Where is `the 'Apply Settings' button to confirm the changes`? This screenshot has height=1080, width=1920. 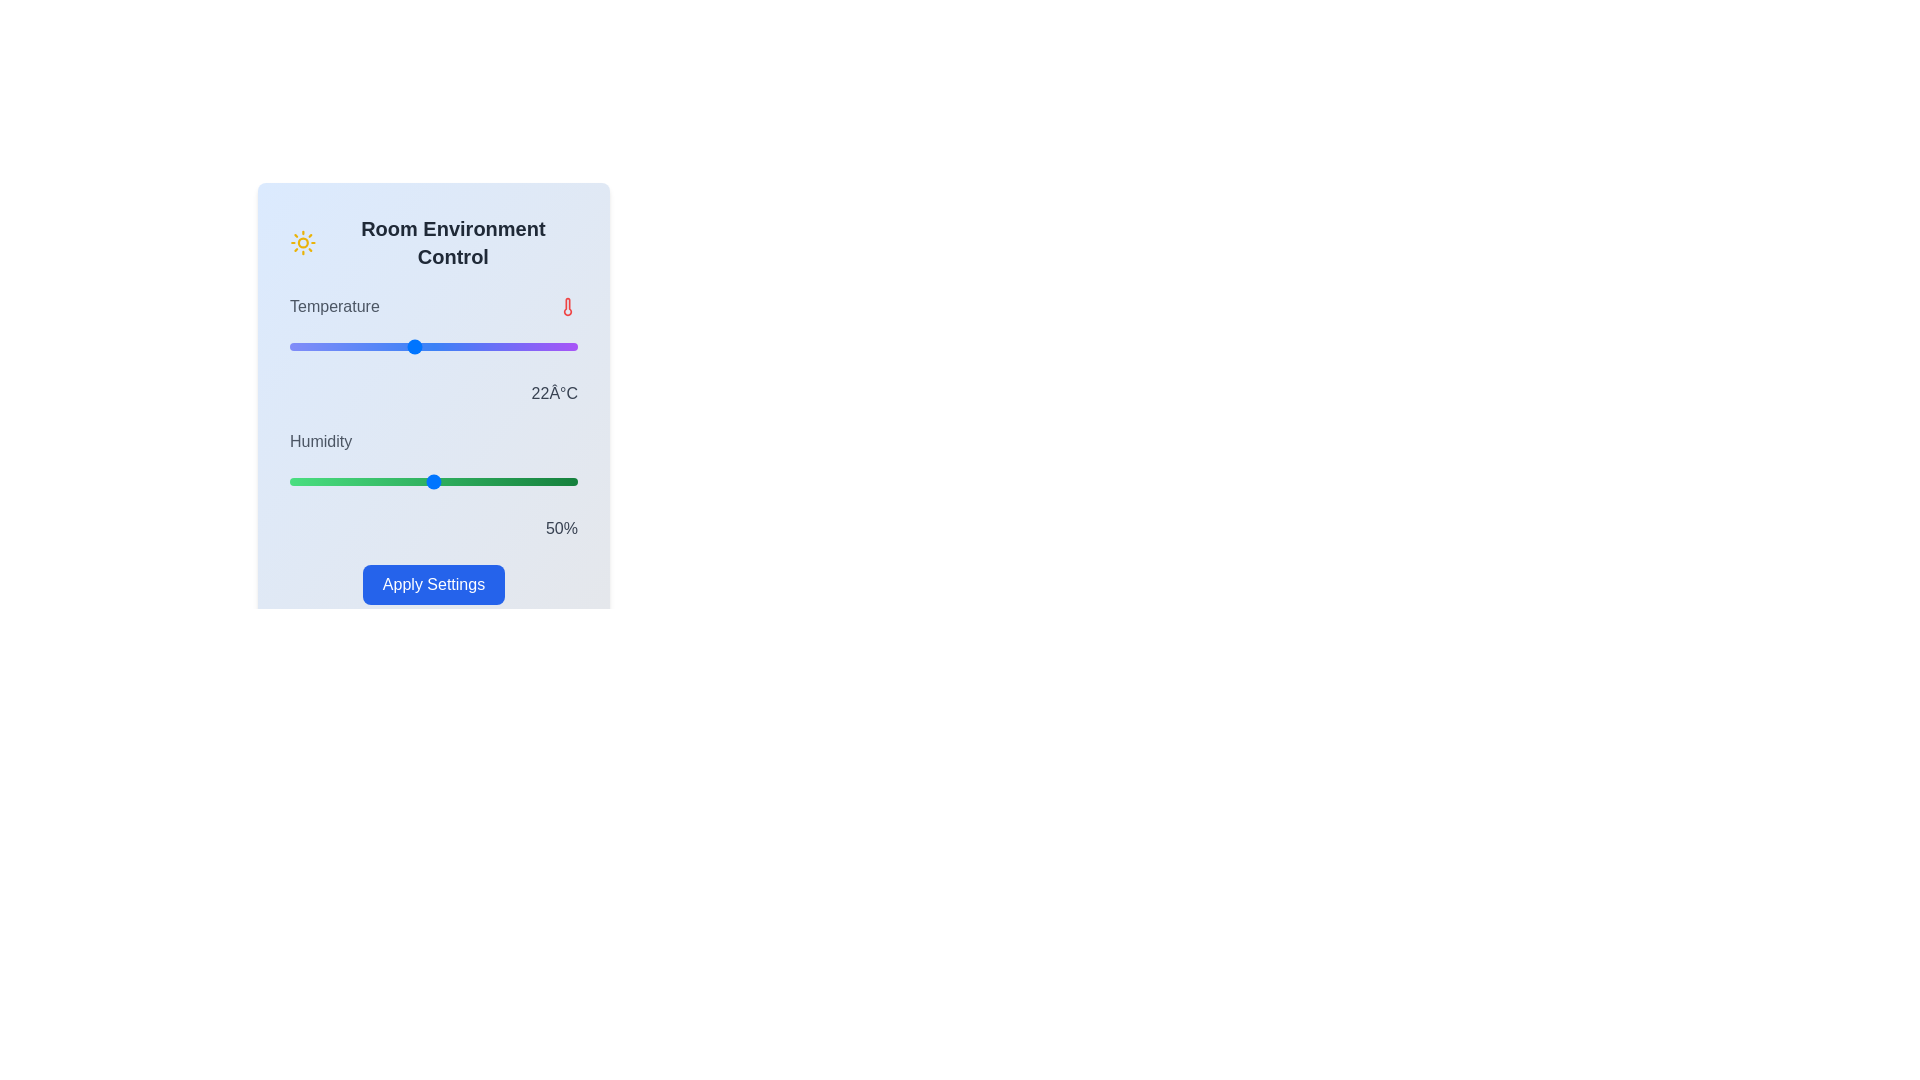
the 'Apply Settings' button to confirm the changes is located at coordinates (432, 585).